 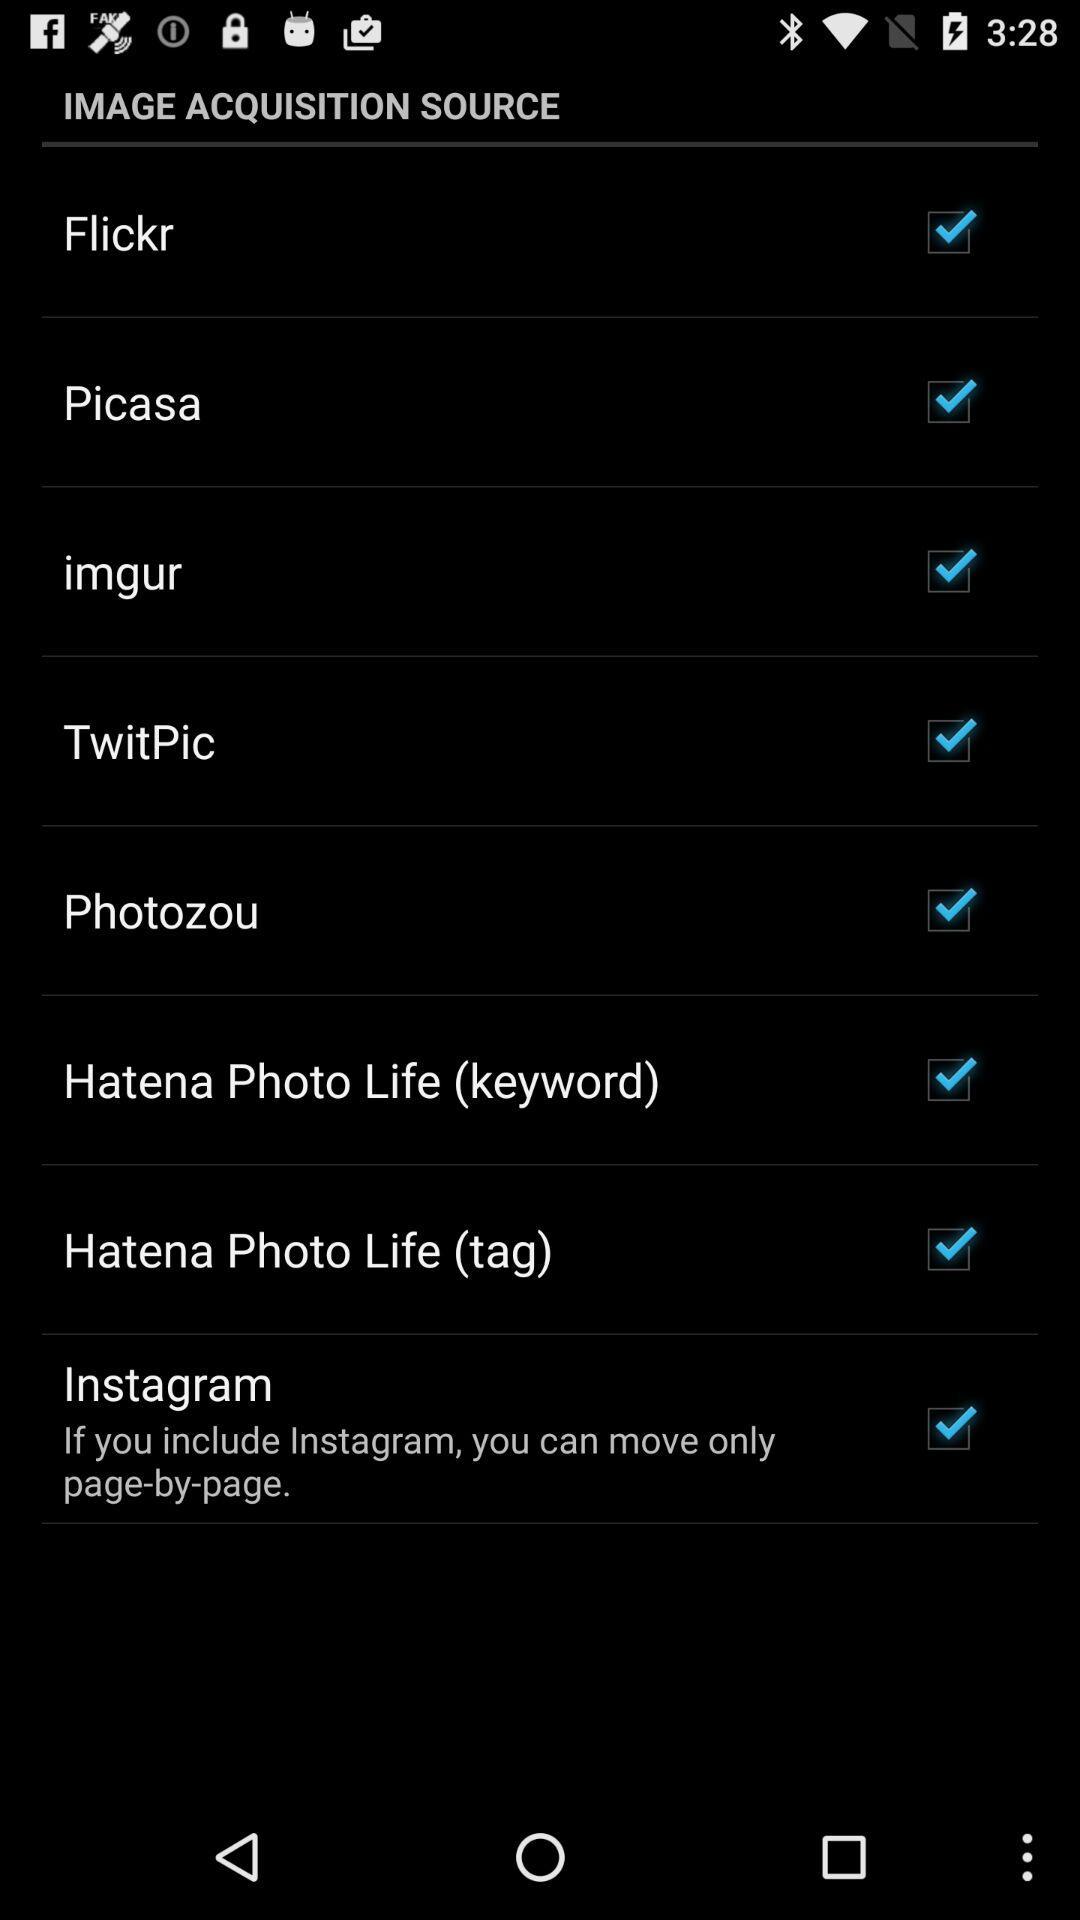 I want to click on the flickr app, so click(x=118, y=232).